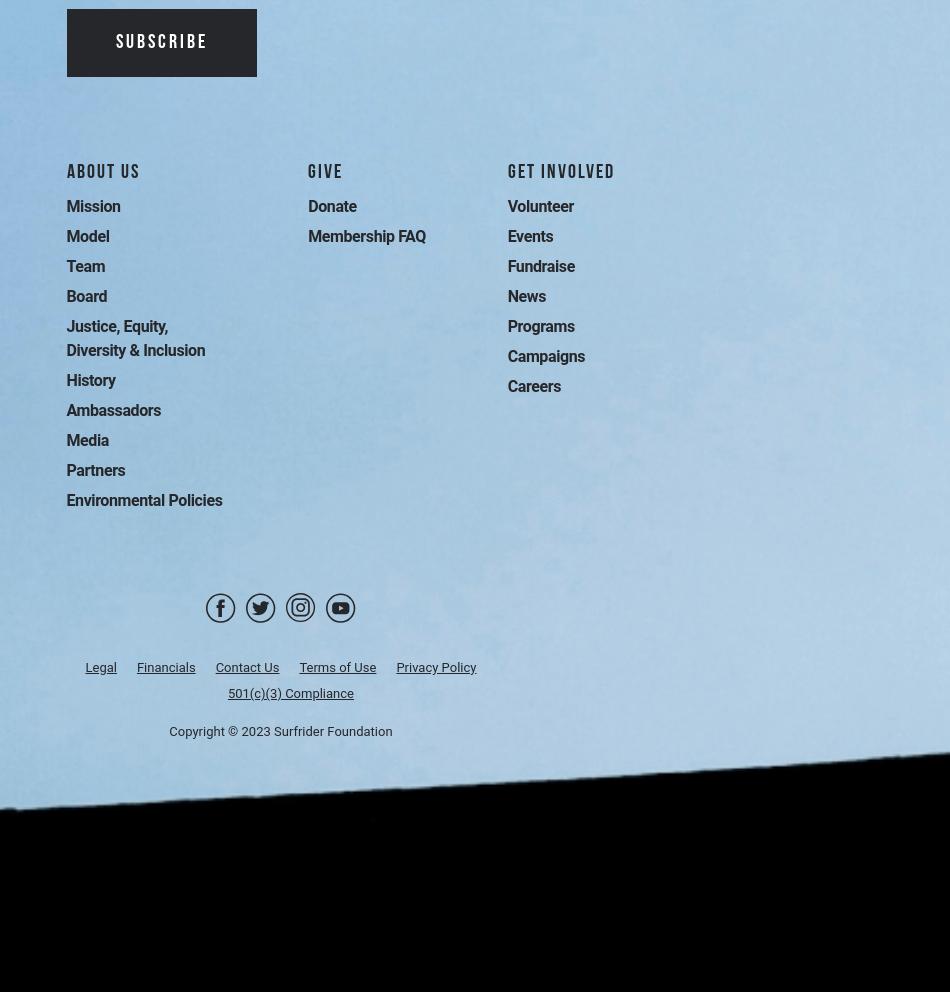 This screenshot has height=992, width=950. I want to click on 'Financials', so click(165, 666).